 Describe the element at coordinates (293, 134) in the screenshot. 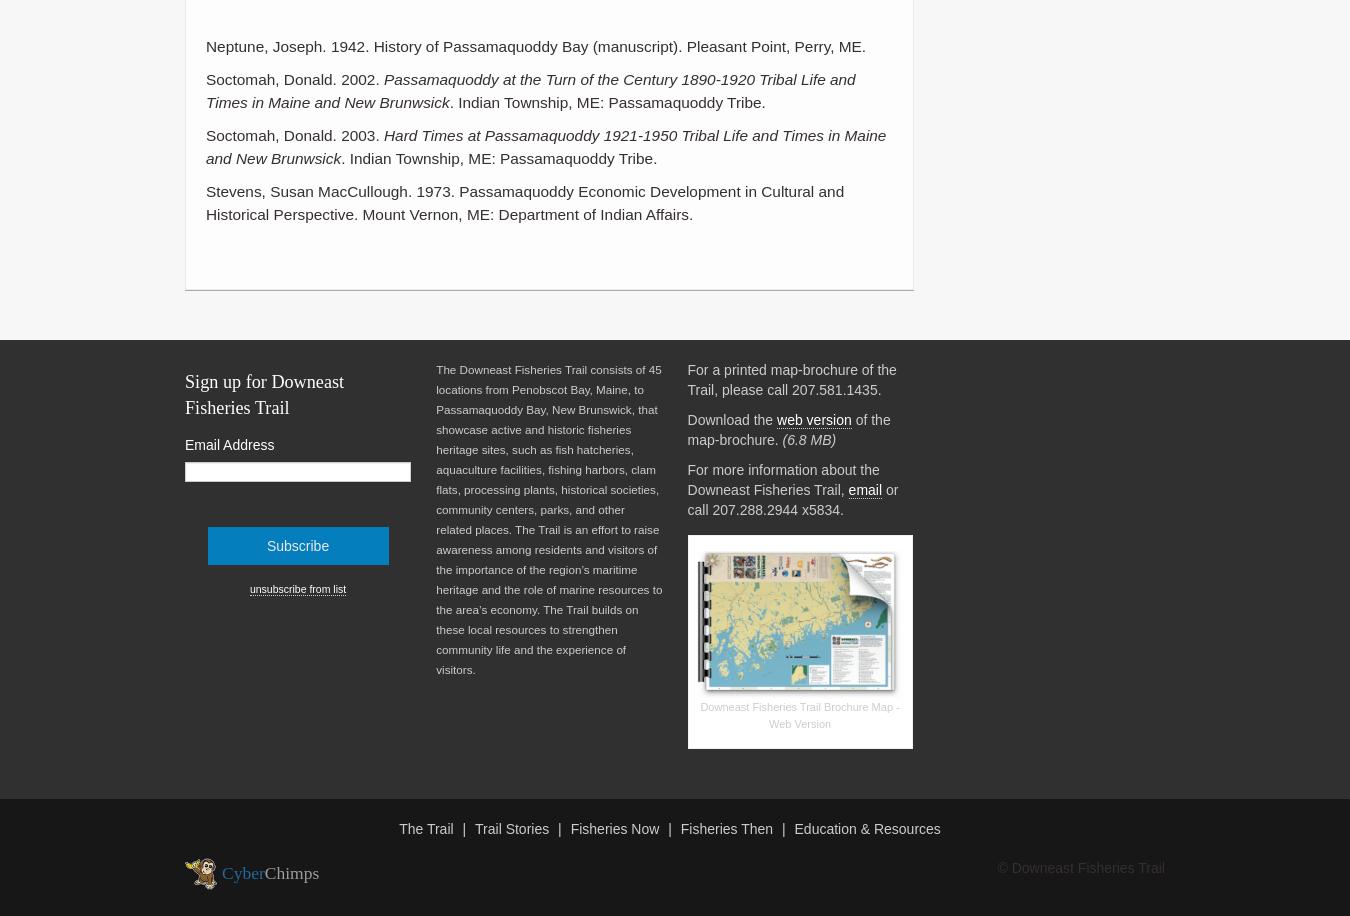

I see `'Soctomah, Donald. 2003.'` at that location.